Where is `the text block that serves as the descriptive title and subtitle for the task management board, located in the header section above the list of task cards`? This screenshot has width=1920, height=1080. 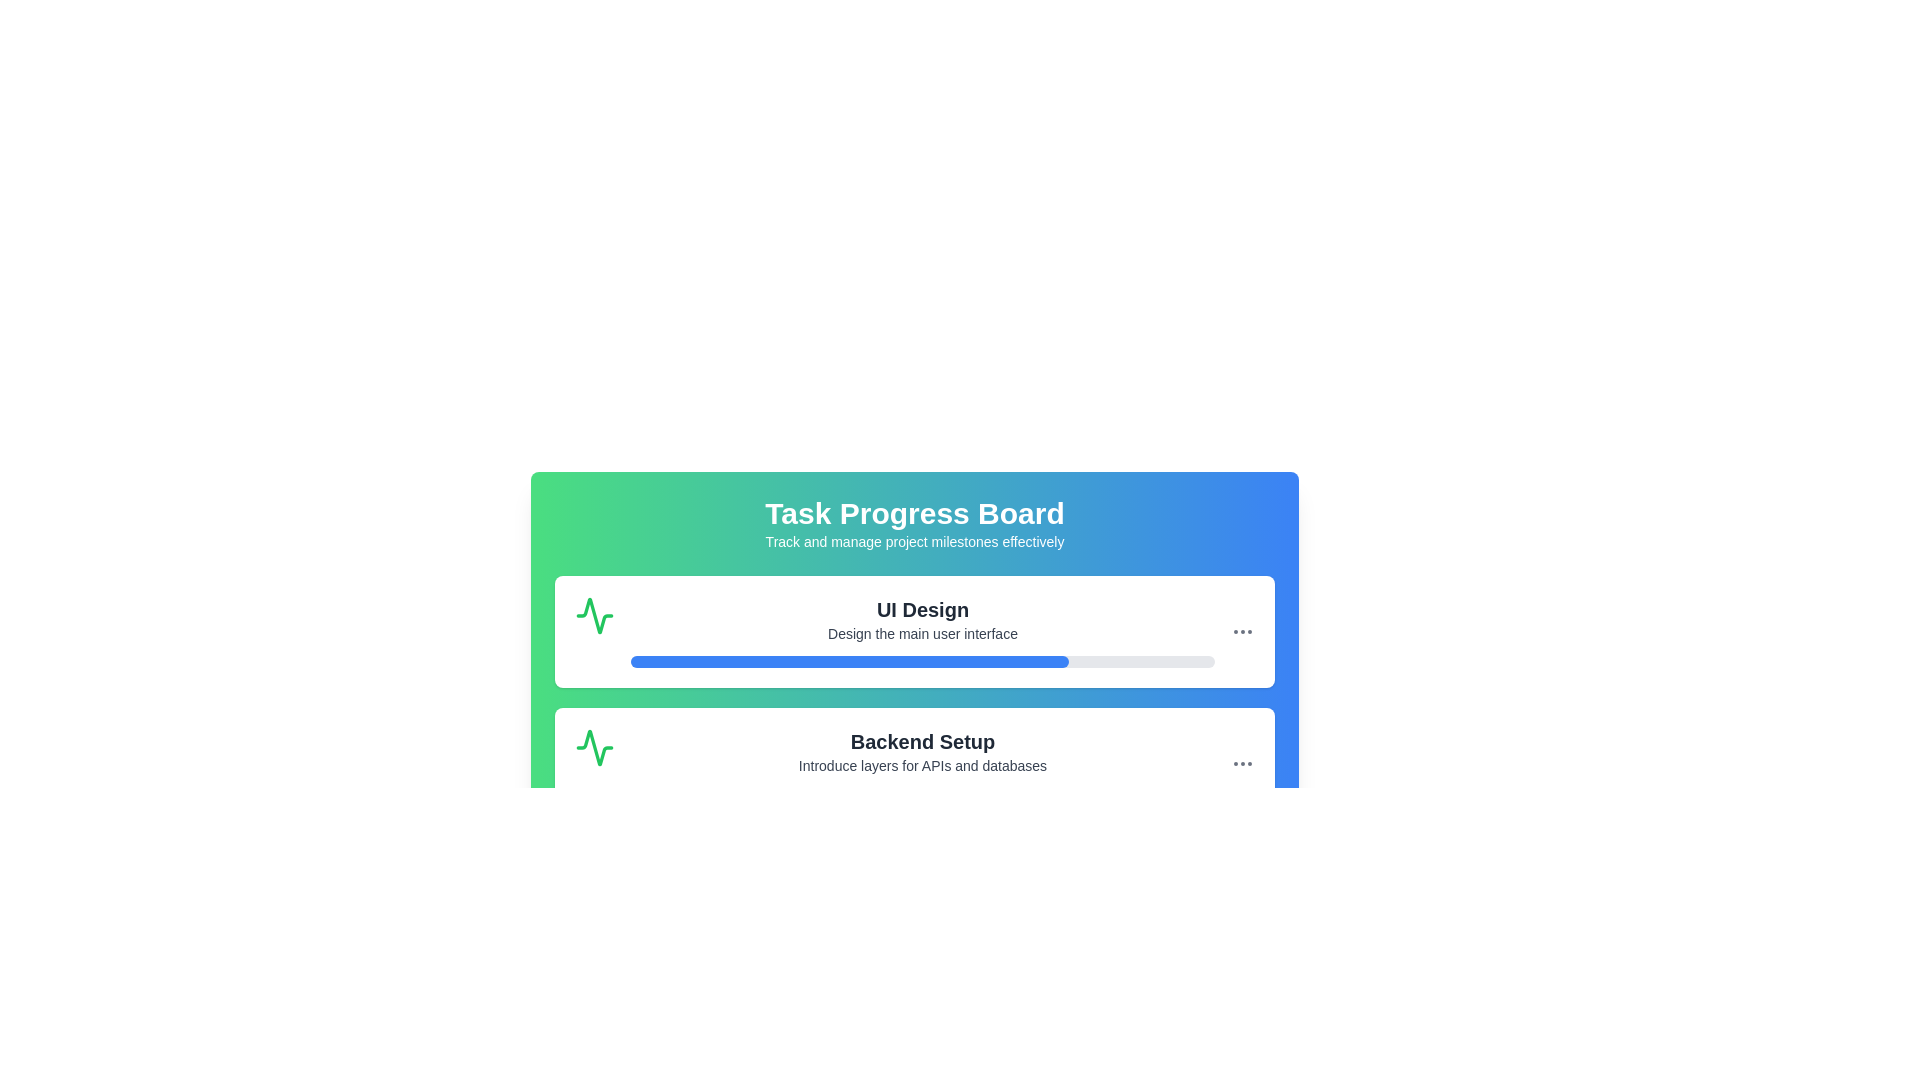 the text block that serves as the descriptive title and subtitle for the task management board, located in the header section above the list of task cards is located at coordinates (914, 523).